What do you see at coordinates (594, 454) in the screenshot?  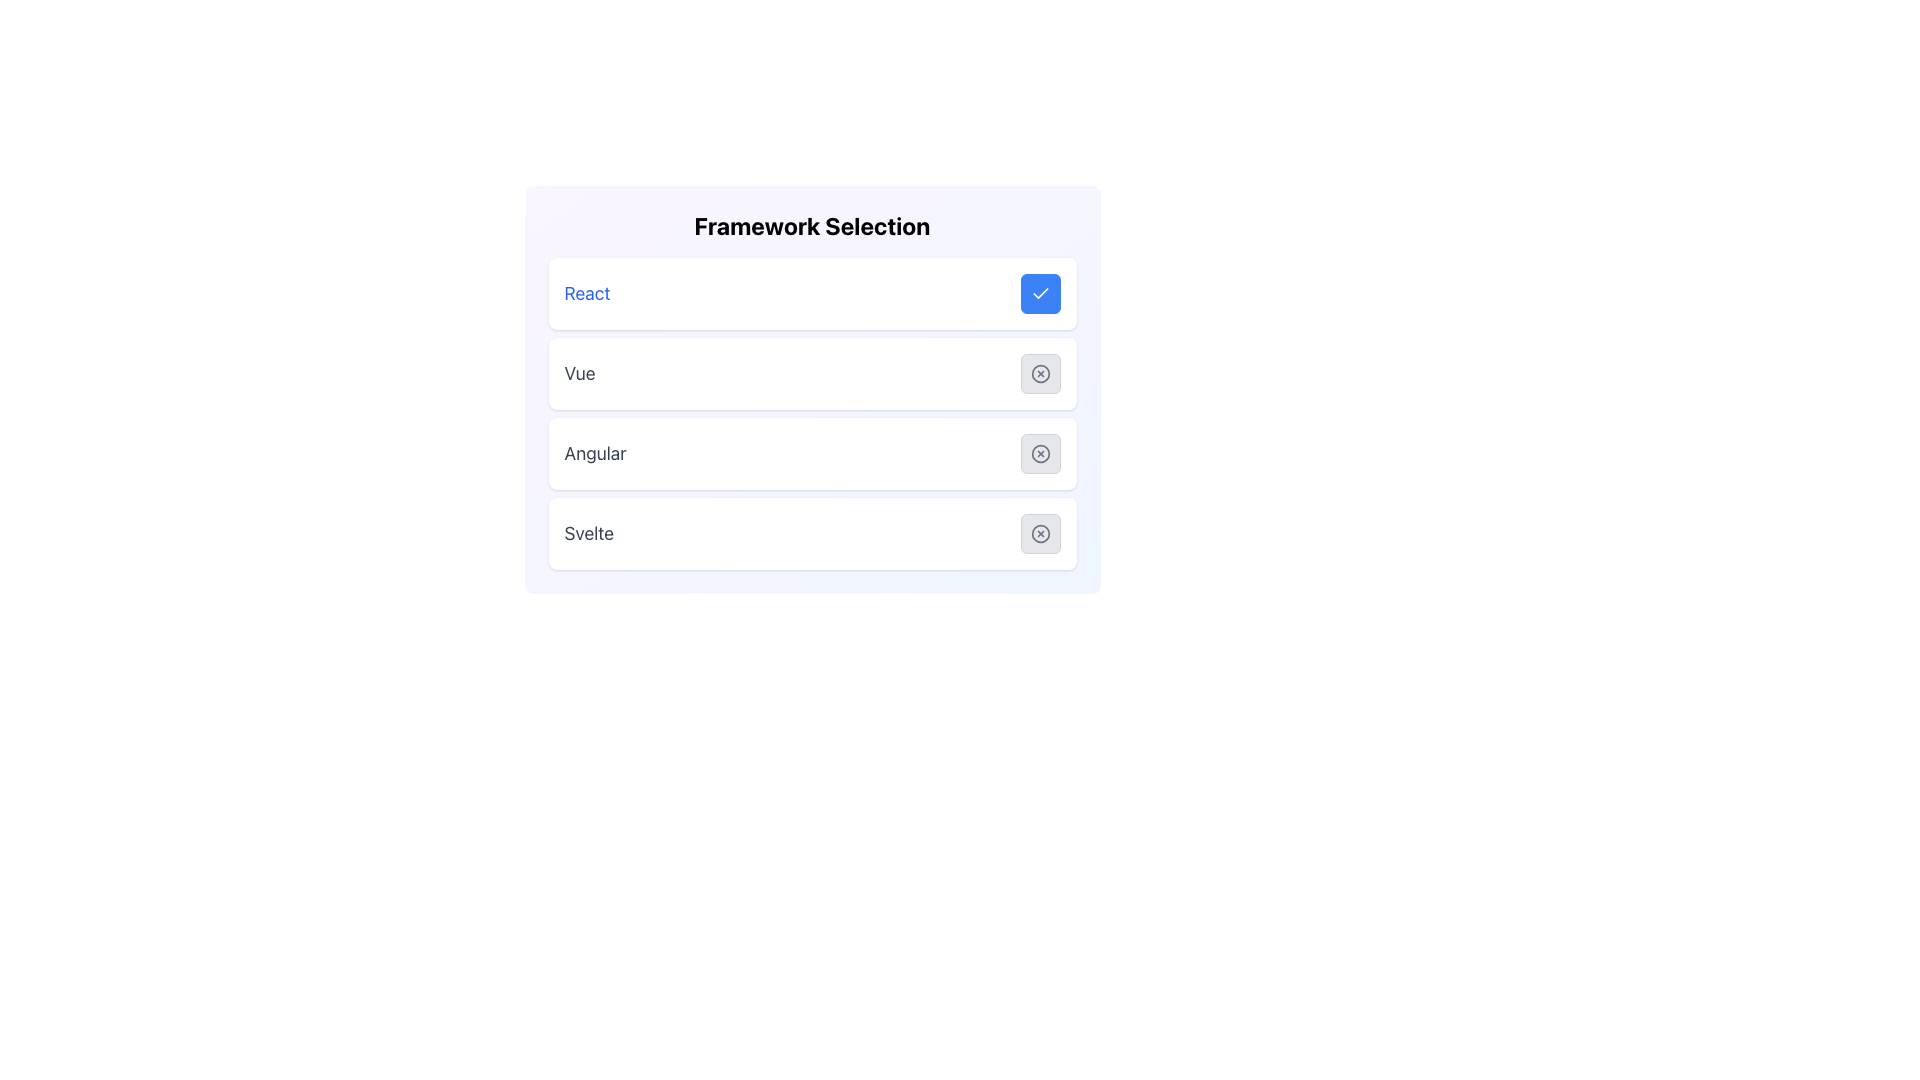 I see `the text label displaying 'Angular' in bold gray font, which is part of the second selectable card in the 'Framework Selection' layout` at bounding box center [594, 454].